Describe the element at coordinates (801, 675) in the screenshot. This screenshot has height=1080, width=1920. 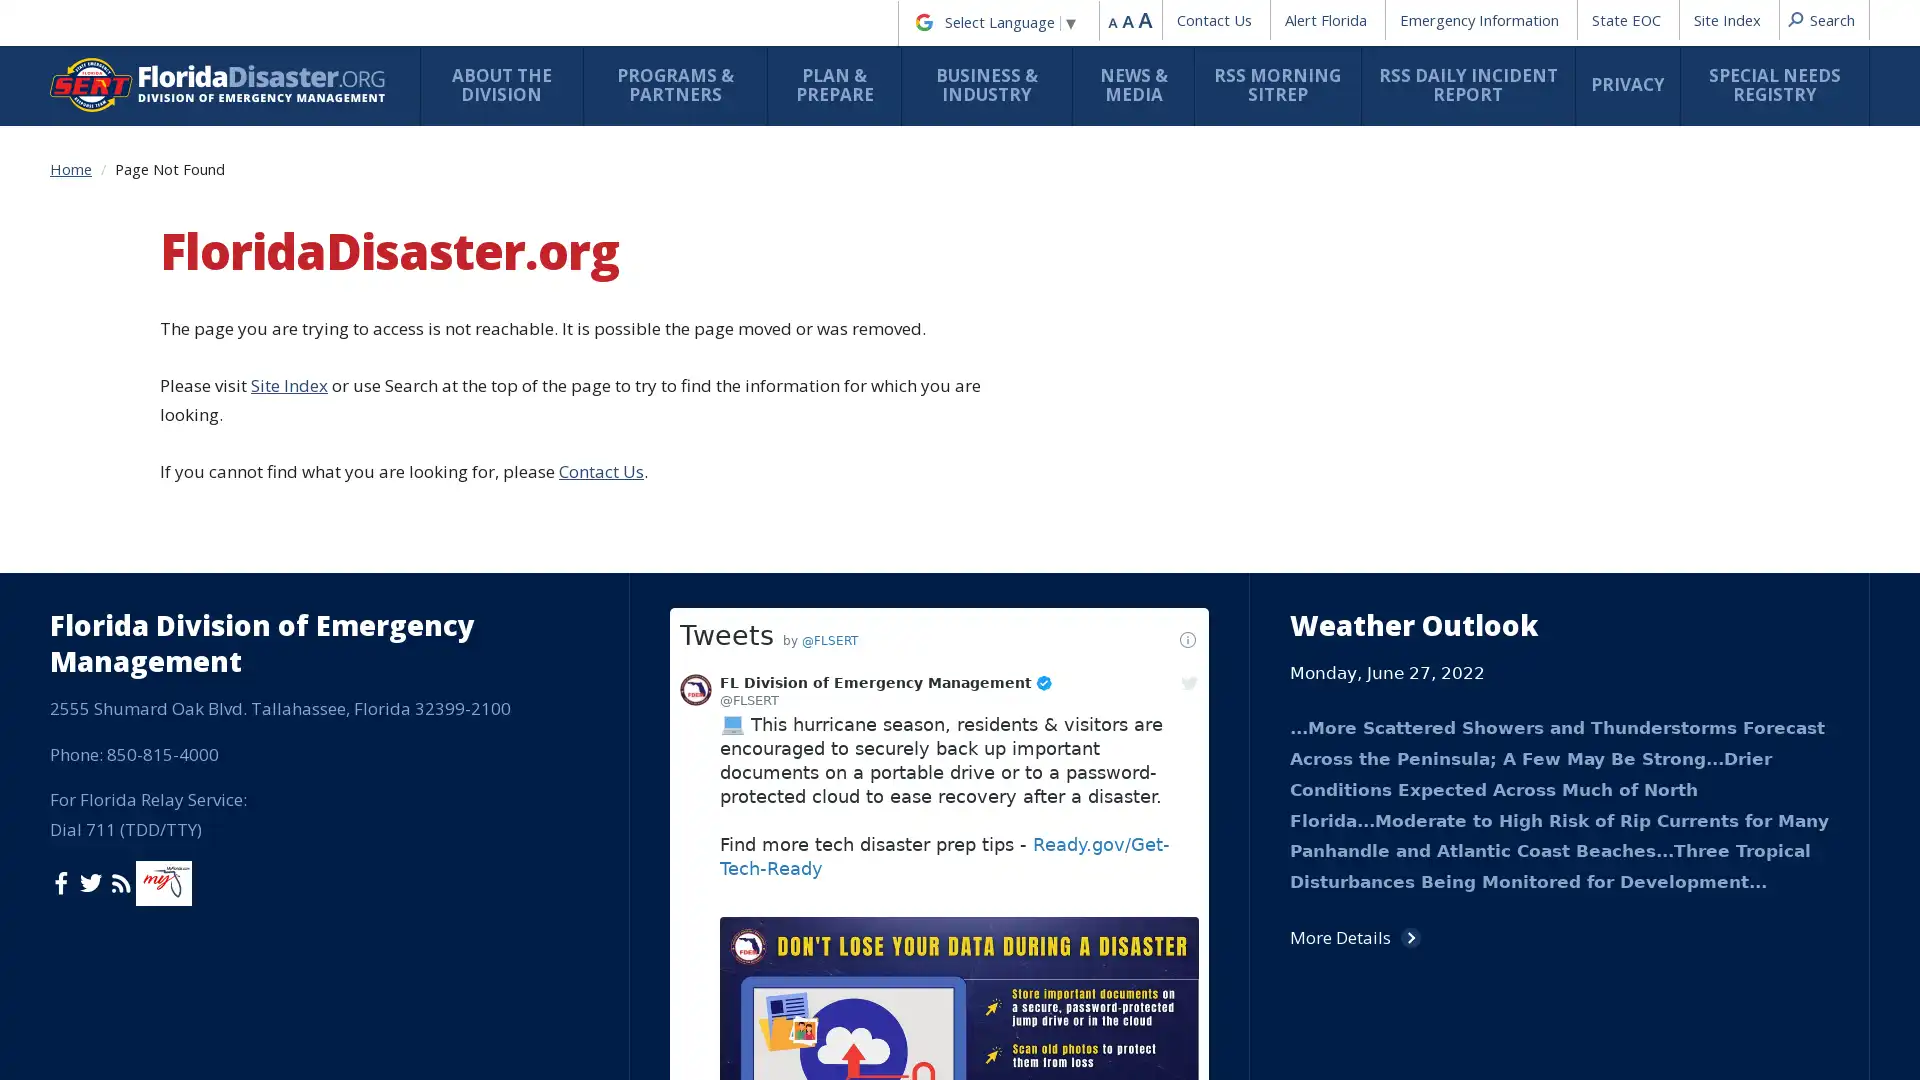
I see `Toggle More` at that location.